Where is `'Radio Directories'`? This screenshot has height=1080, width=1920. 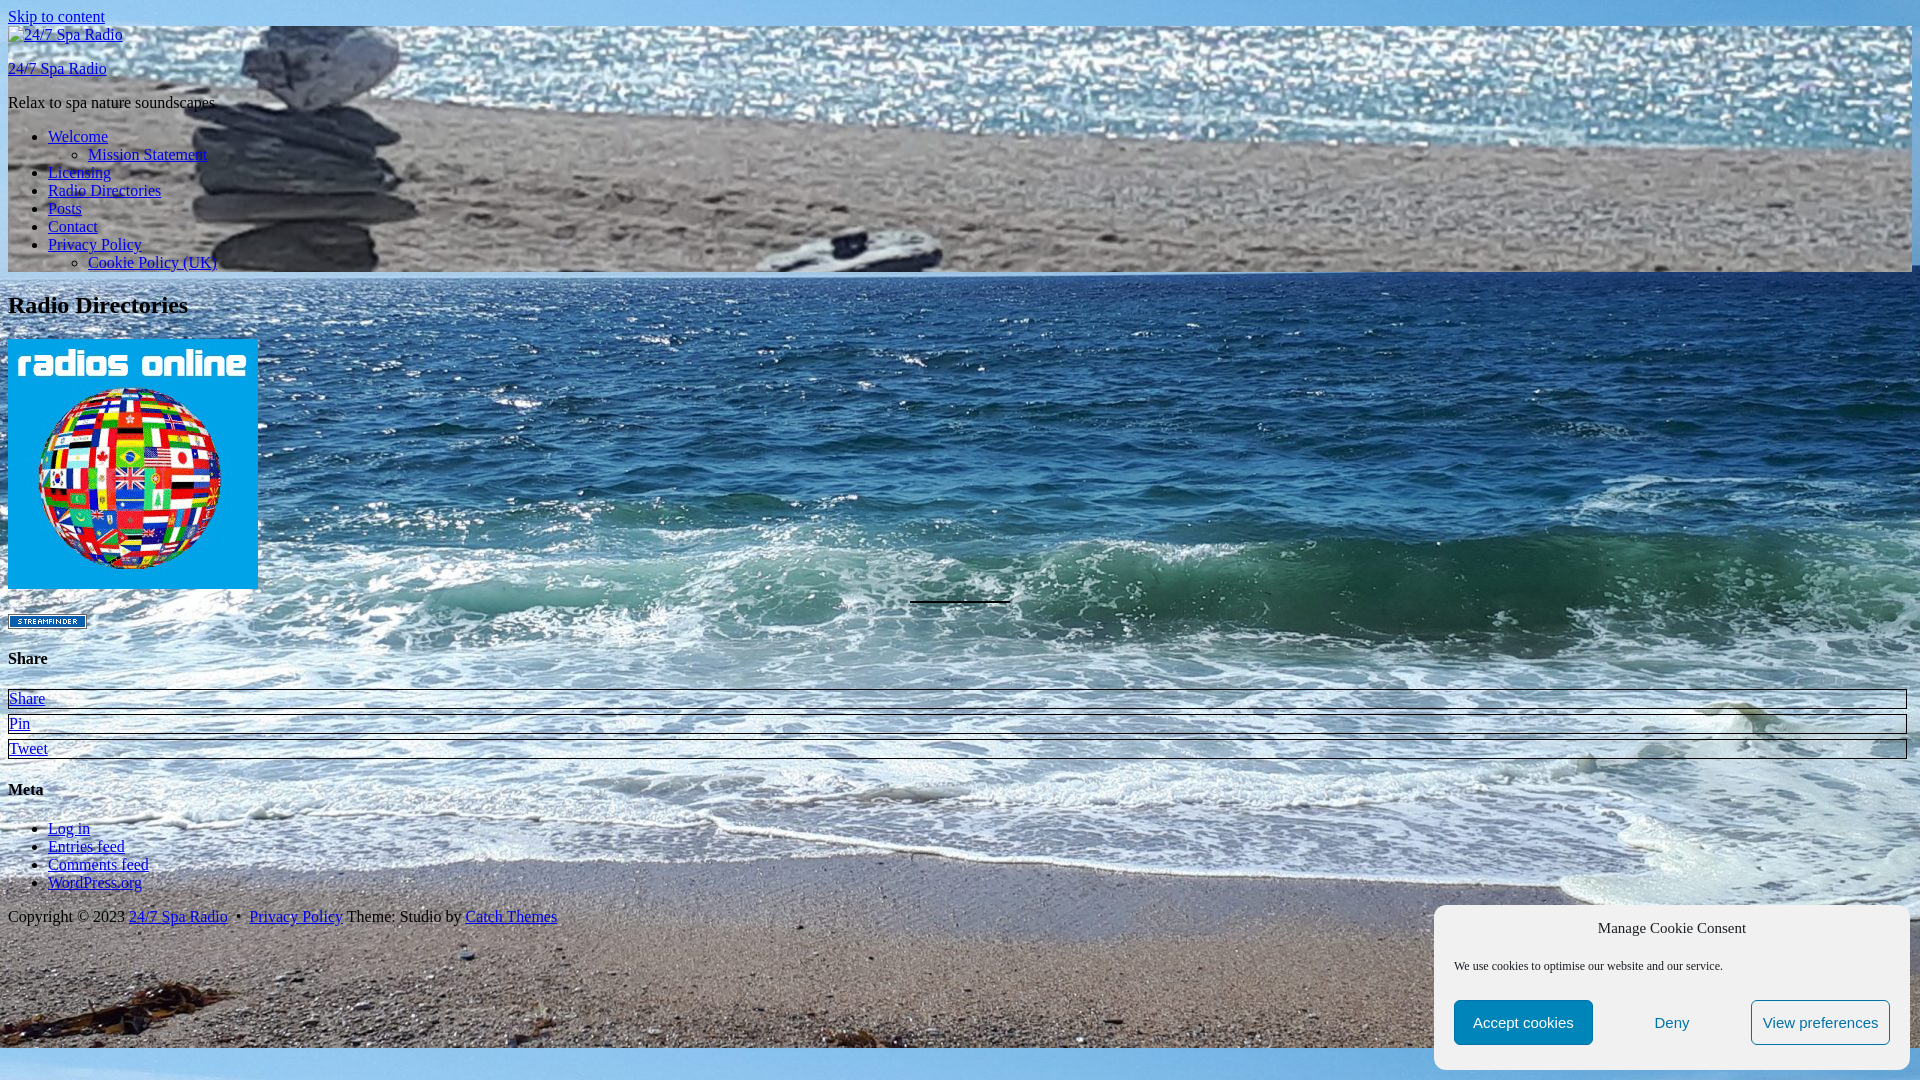
'Radio Directories' is located at coordinates (48, 190).